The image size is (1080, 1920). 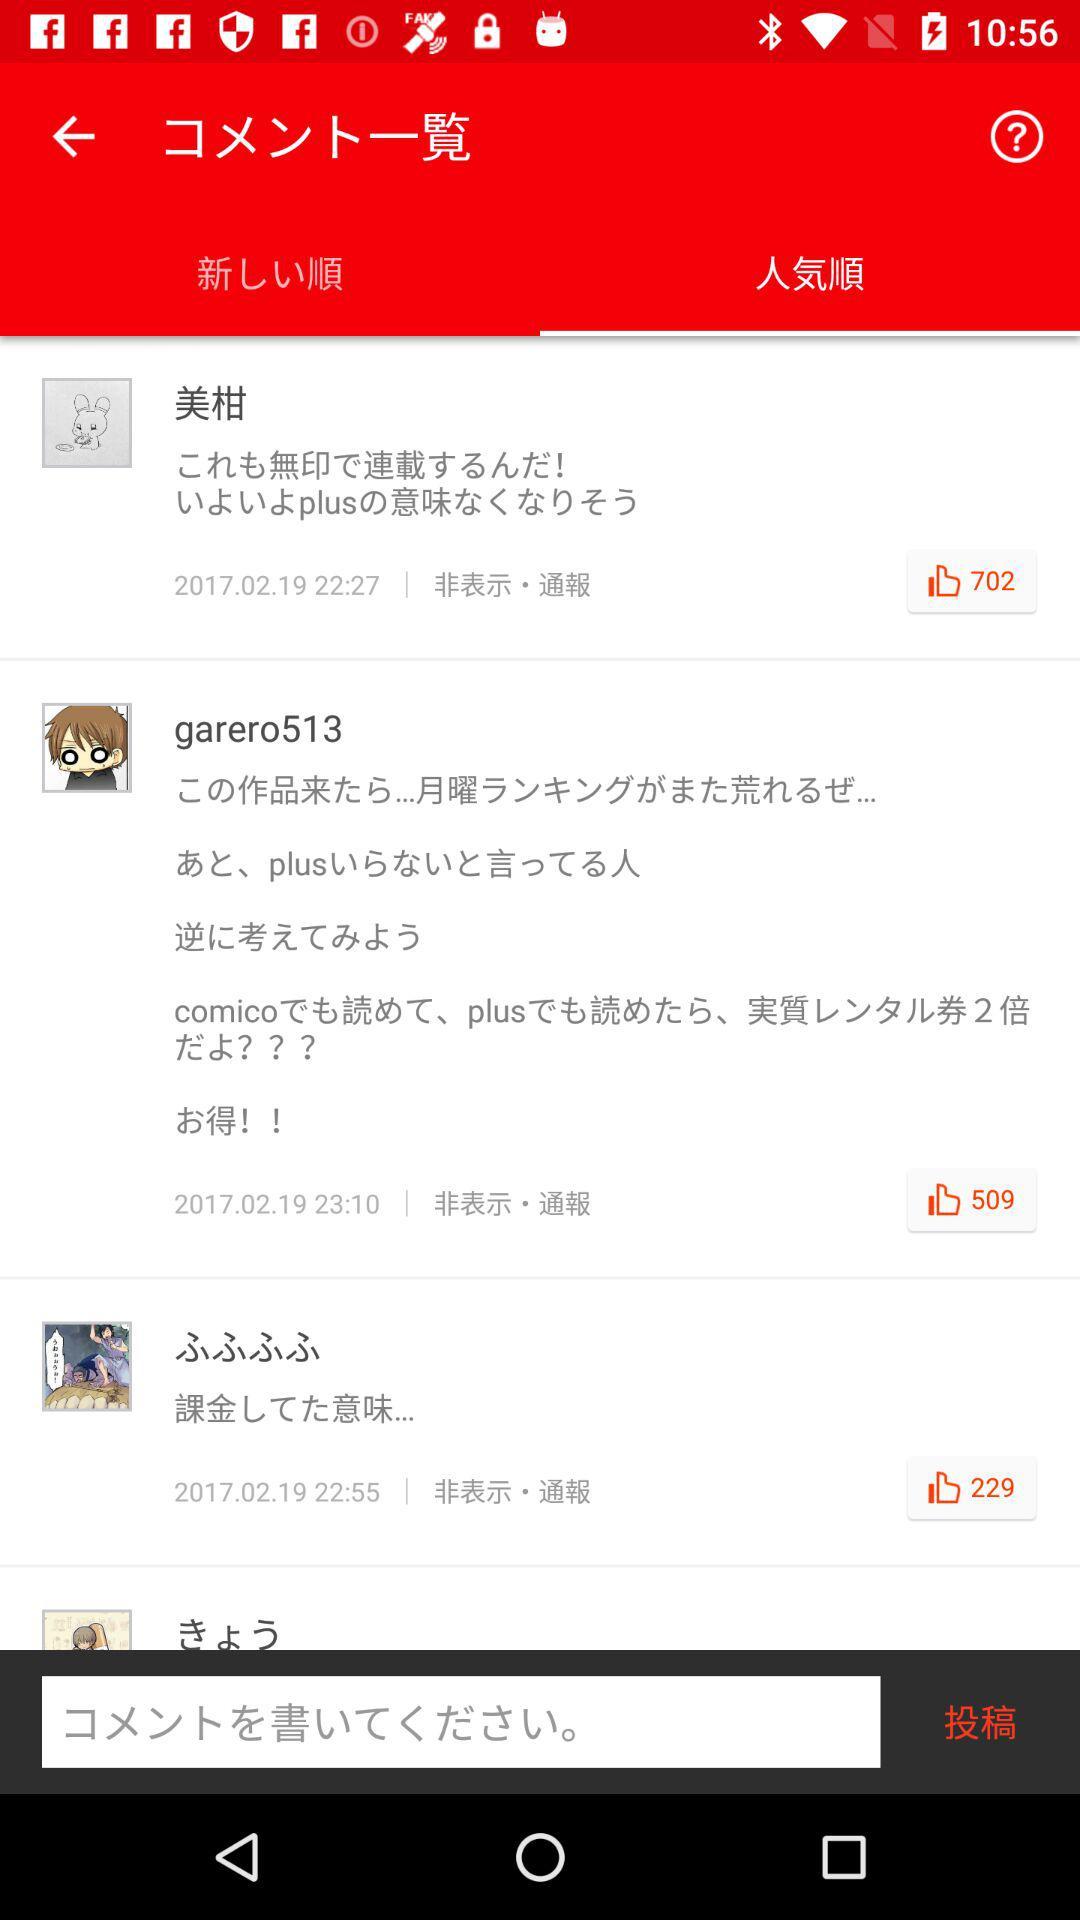 I want to click on the third user image from the top, so click(x=86, y=1366).